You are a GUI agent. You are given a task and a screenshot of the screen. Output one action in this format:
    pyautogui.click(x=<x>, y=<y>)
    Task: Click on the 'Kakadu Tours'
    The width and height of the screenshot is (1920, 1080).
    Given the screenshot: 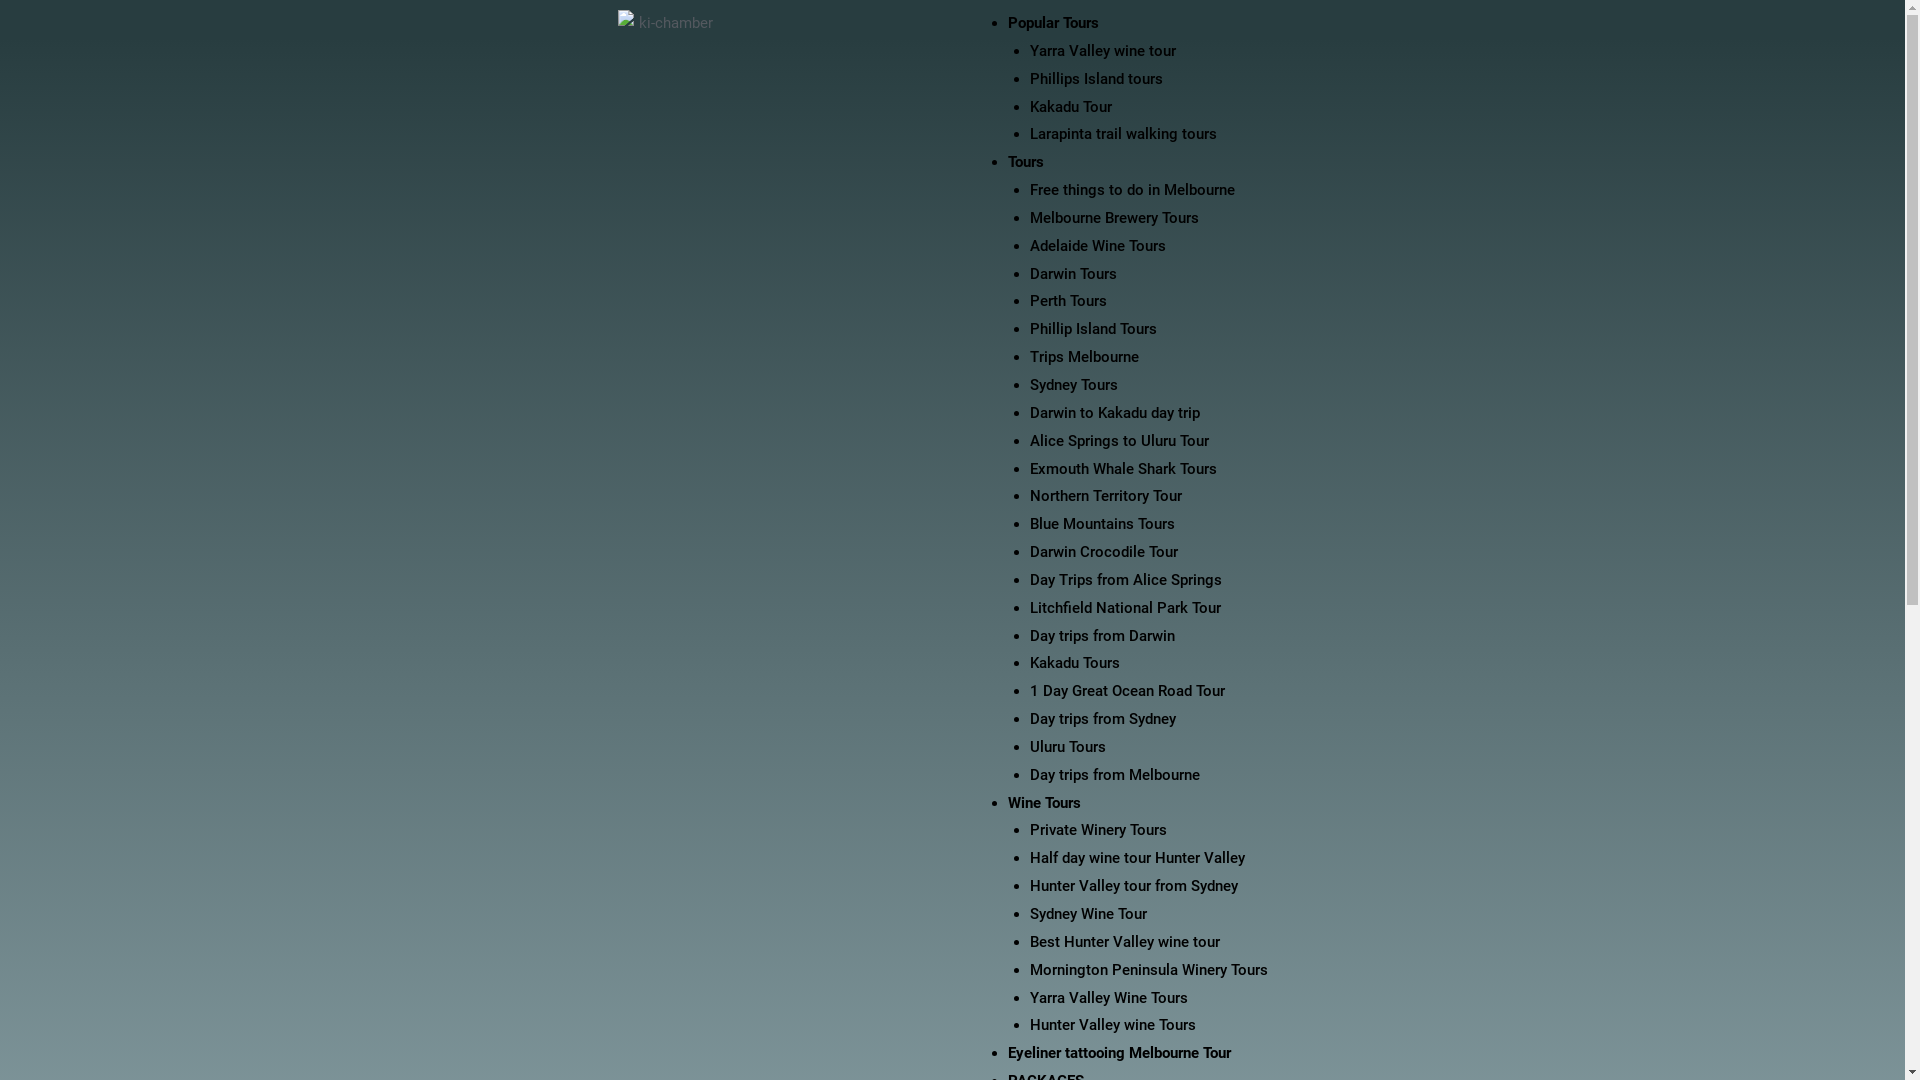 What is the action you would take?
    pyautogui.click(x=1074, y=663)
    